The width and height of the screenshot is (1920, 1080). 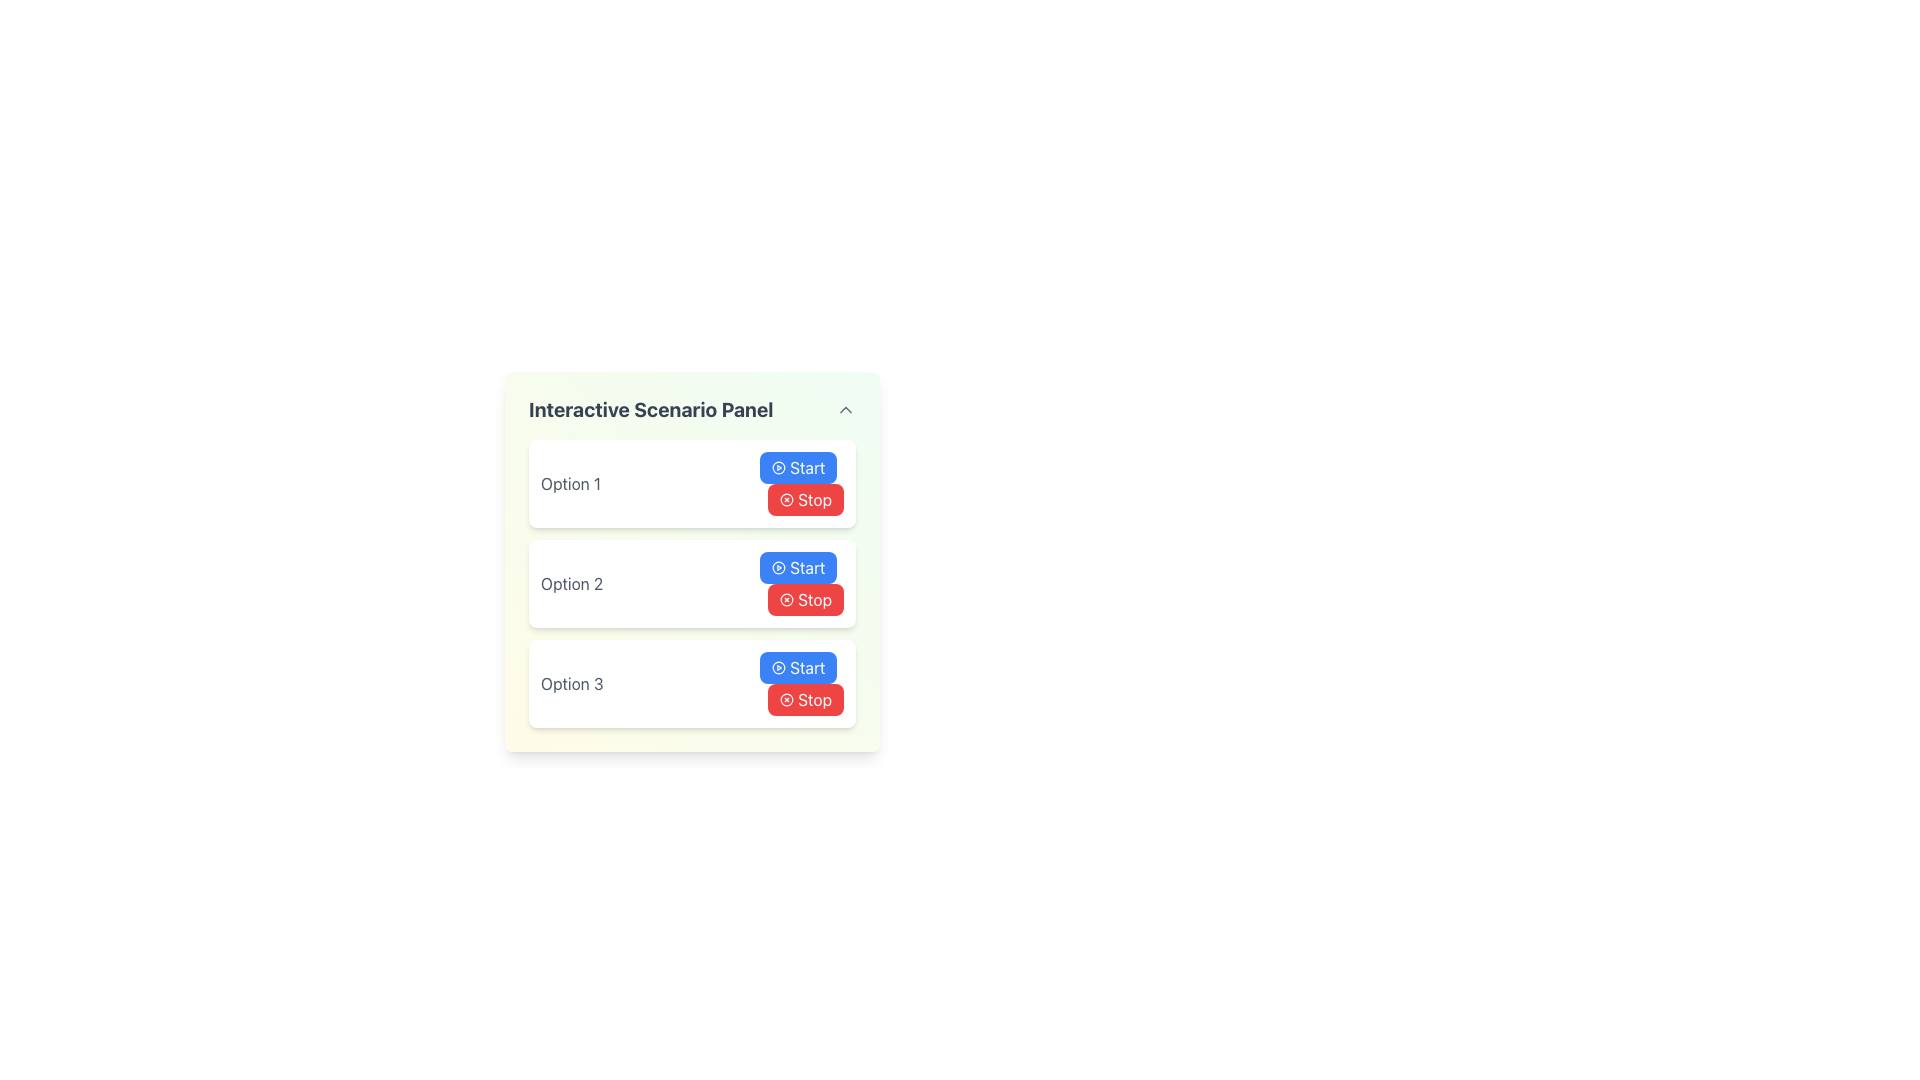 What do you see at coordinates (797, 667) in the screenshot?
I see `the 'Start' button with a blue background and white text, located in the bottom row of the 'Interactive Scenario Panel', to initiate the action` at bounding box center [797, 667].